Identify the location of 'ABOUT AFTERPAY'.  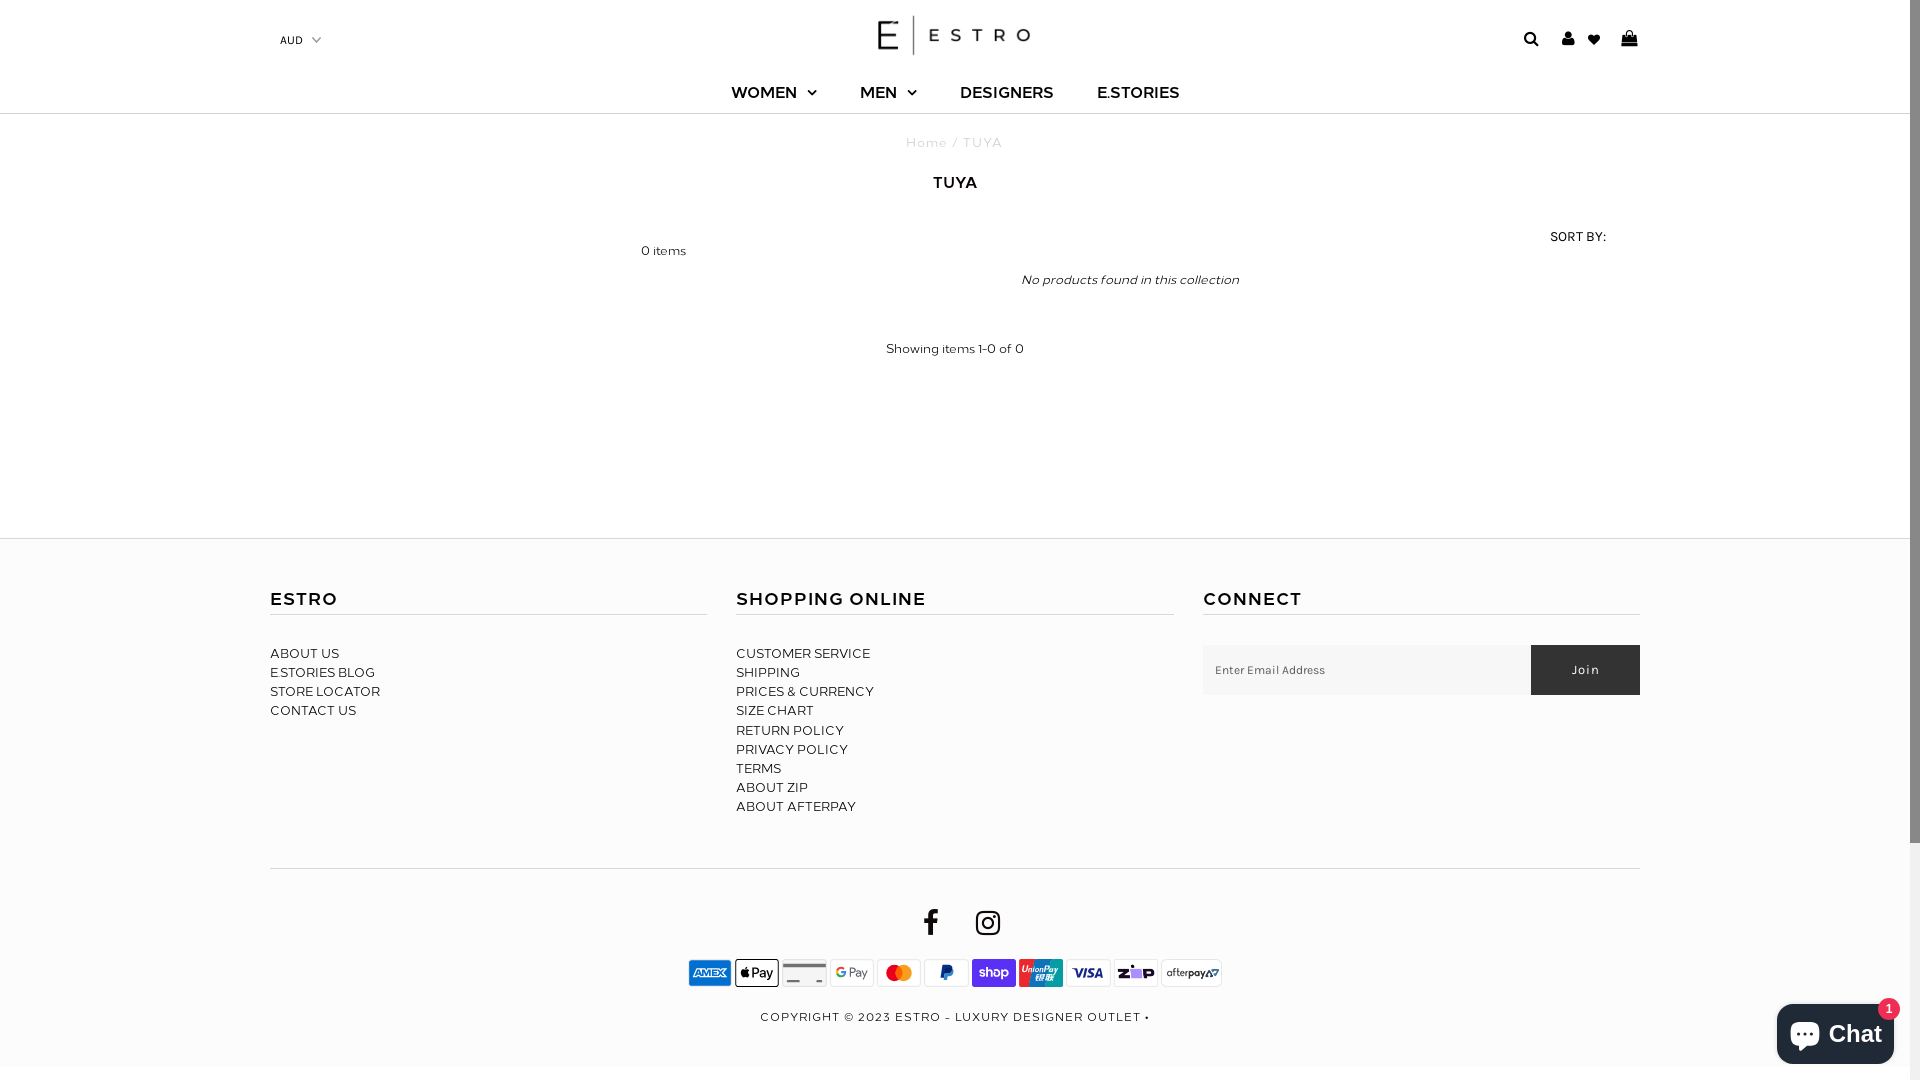
(795, 805).